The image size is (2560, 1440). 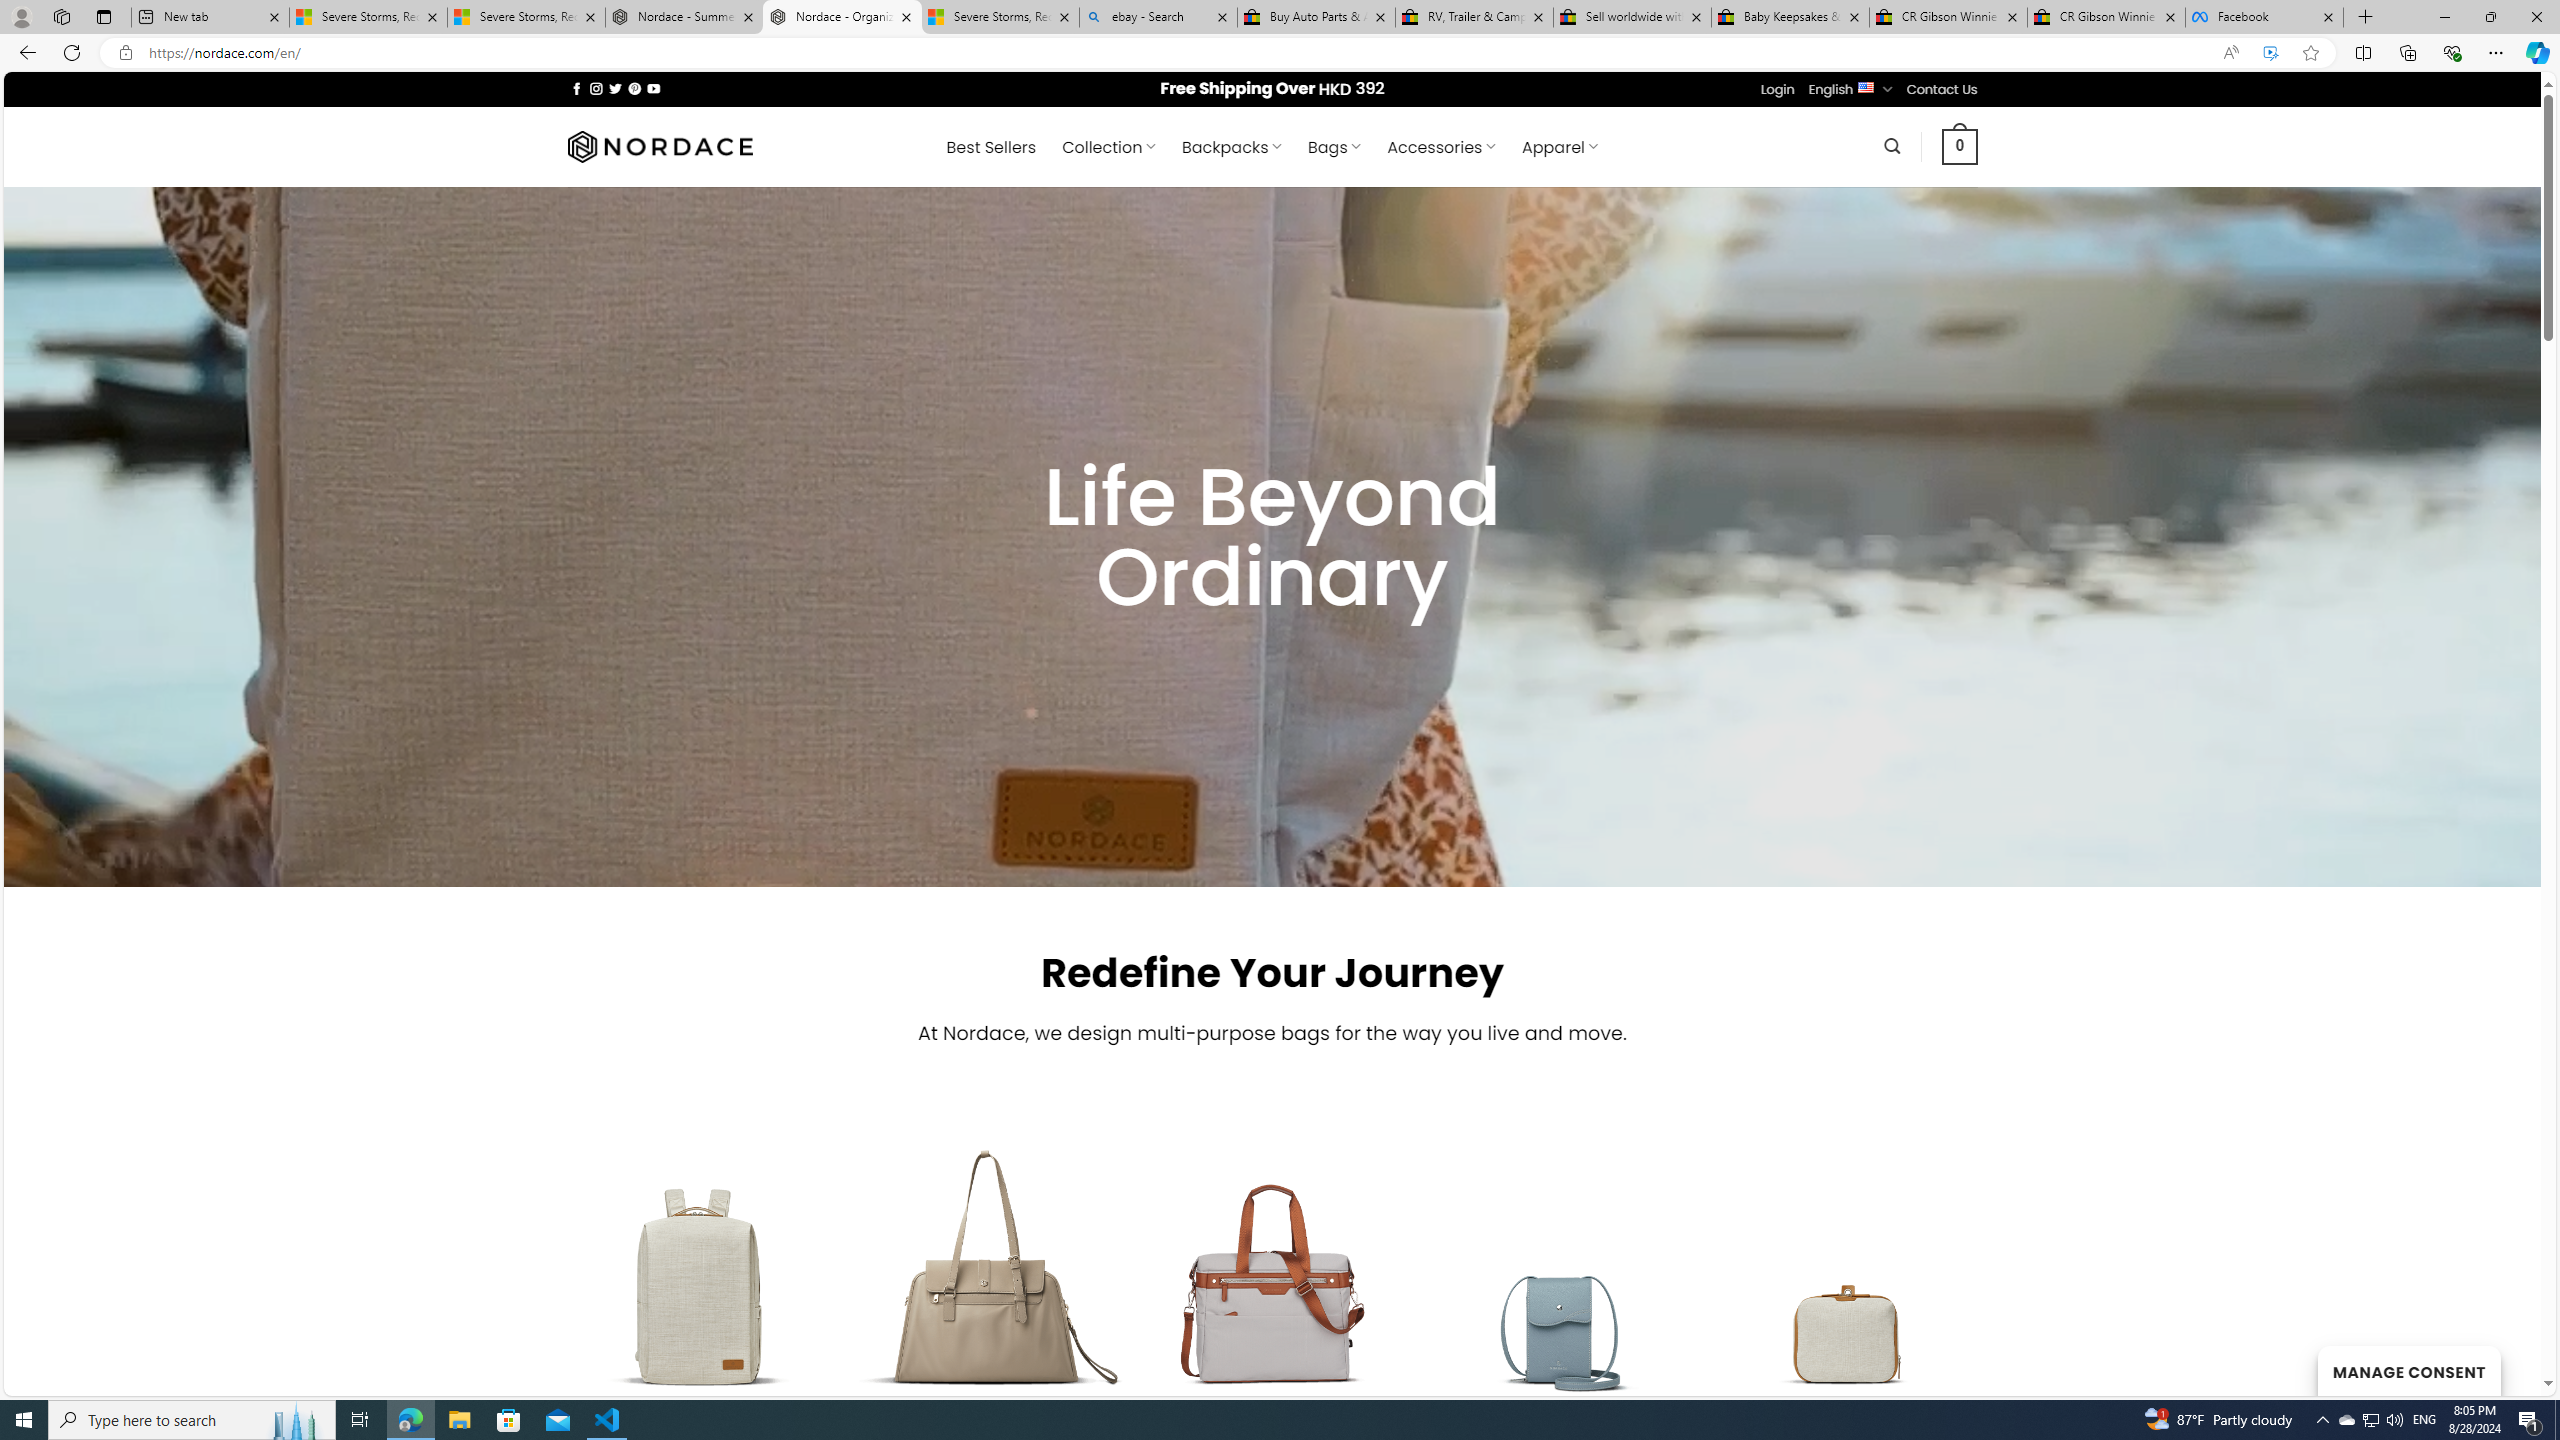 What do you see at coordinates (1943, 88) in the screenshot?
I see `'Contact Us'` at bounding box center [1943, 88].